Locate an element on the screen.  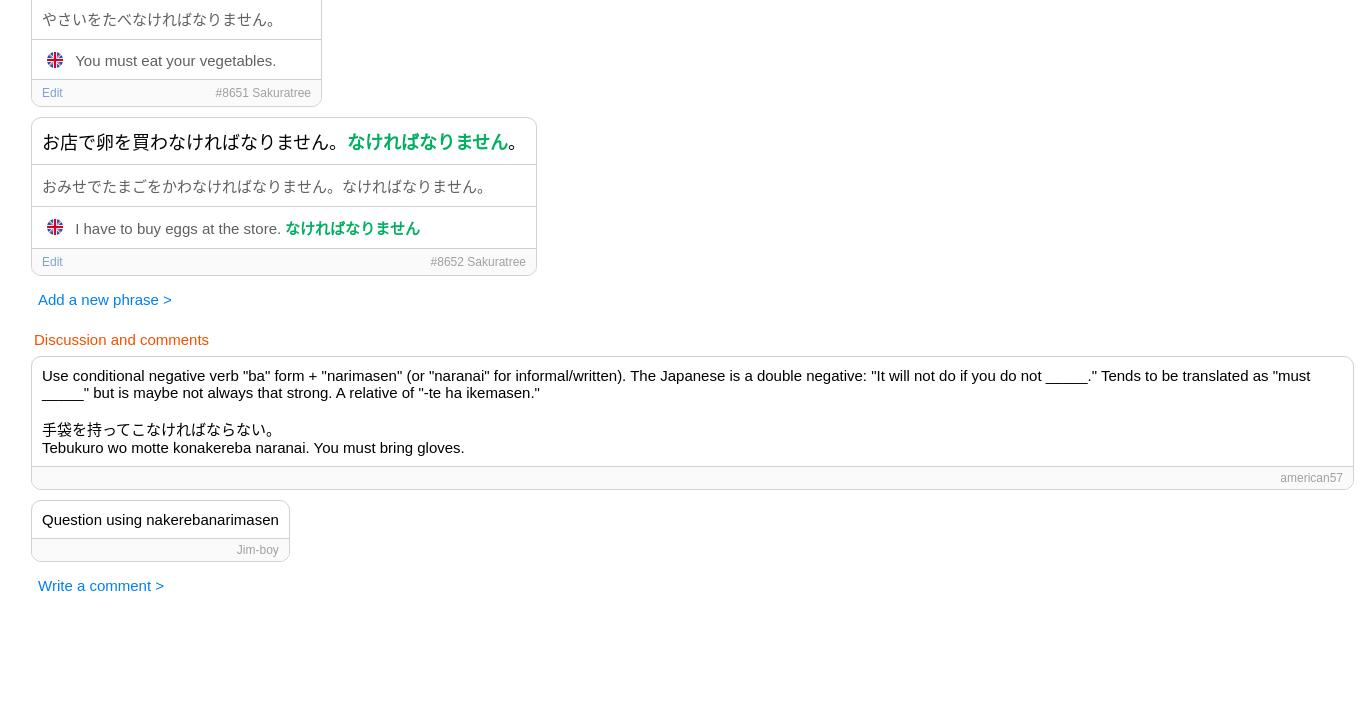
'You must eat your vegetables.' is located at coordinates (174, 58).